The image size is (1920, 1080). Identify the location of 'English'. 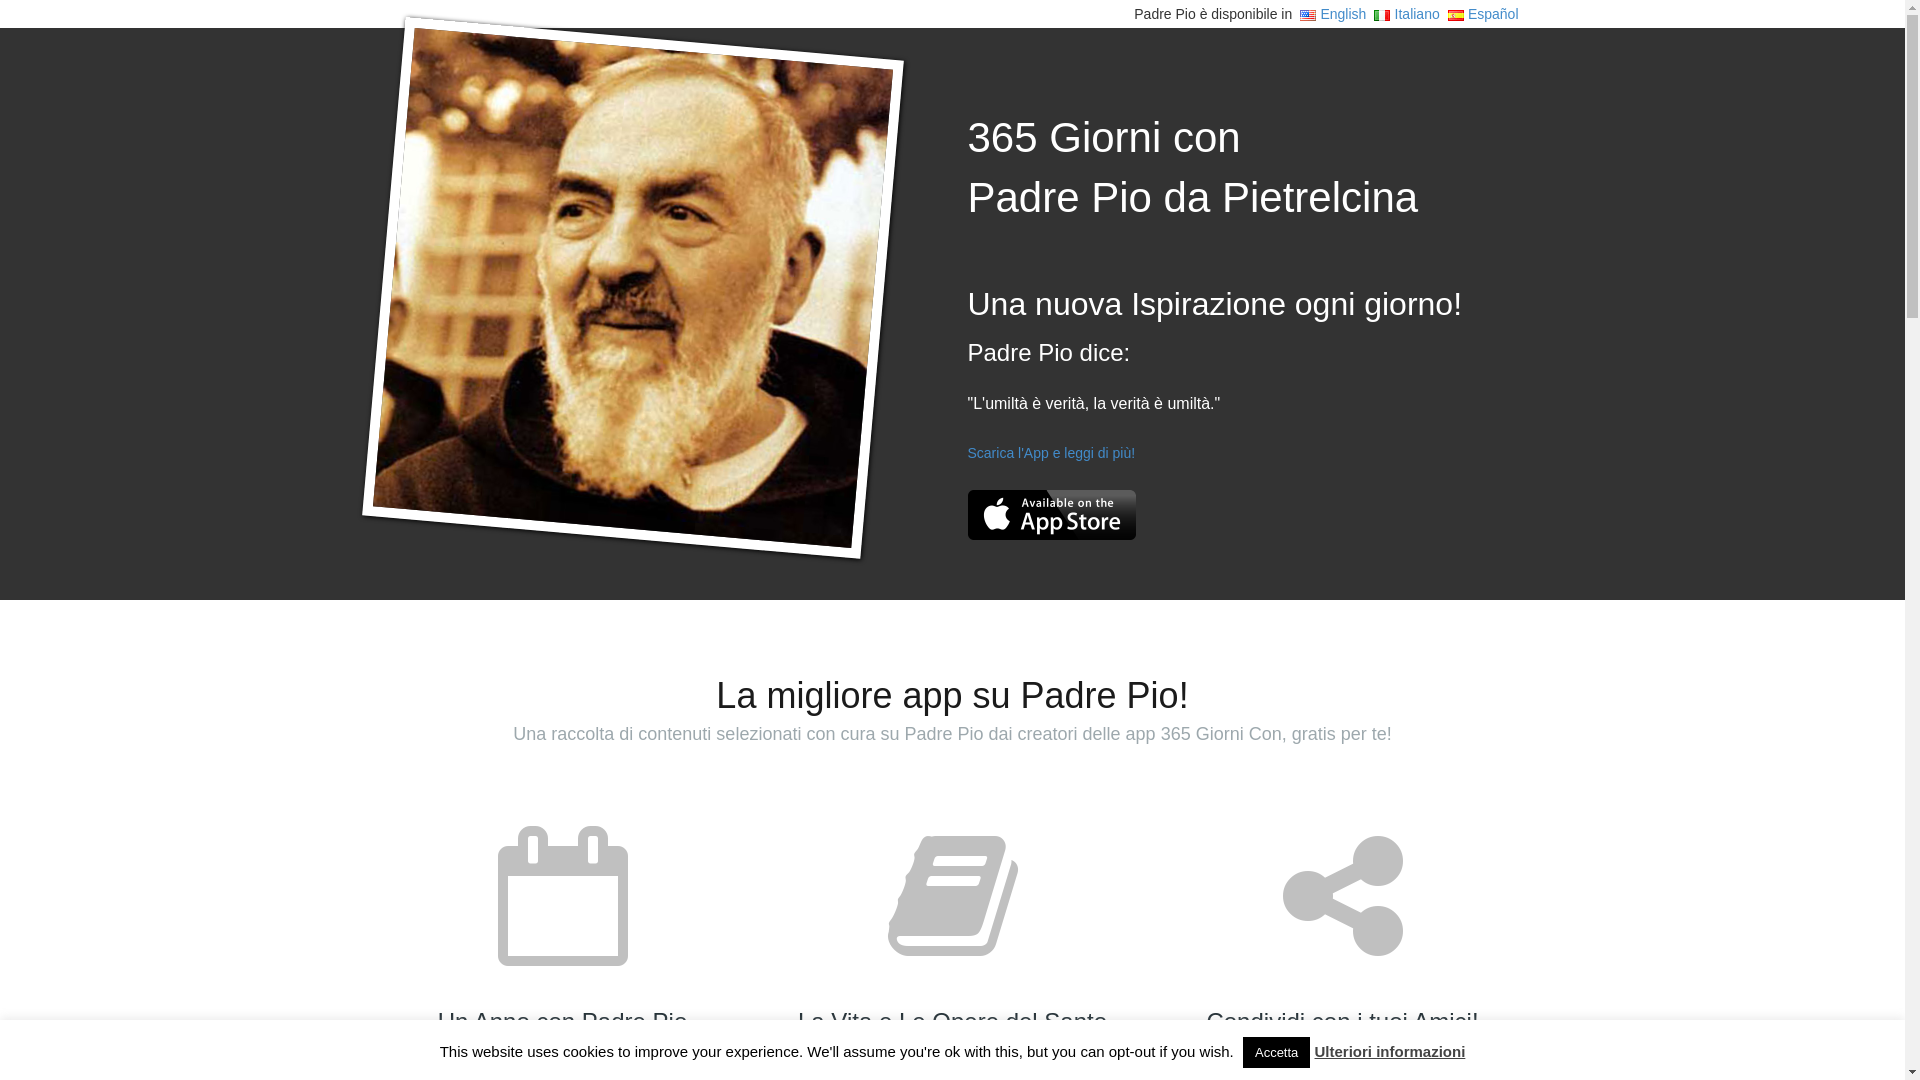
(1300, 14).